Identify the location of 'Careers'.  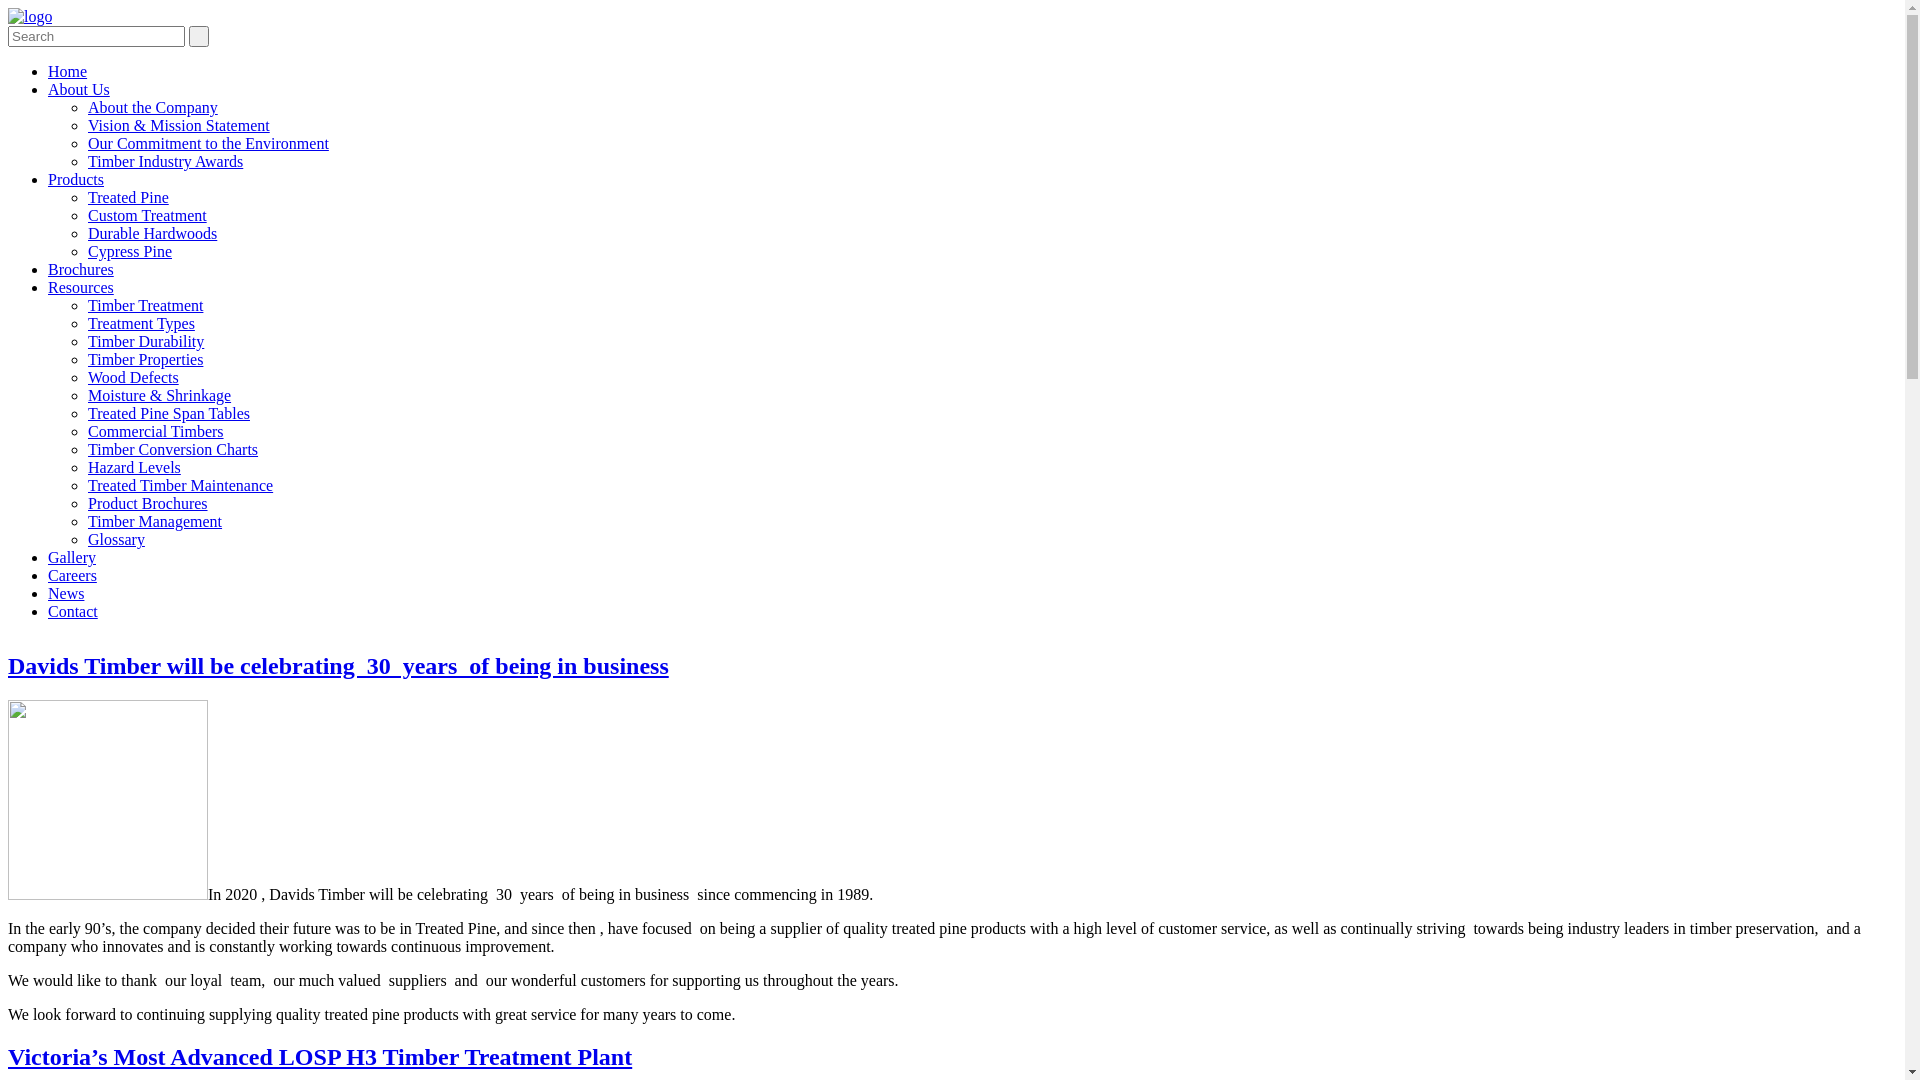
(72, 575).